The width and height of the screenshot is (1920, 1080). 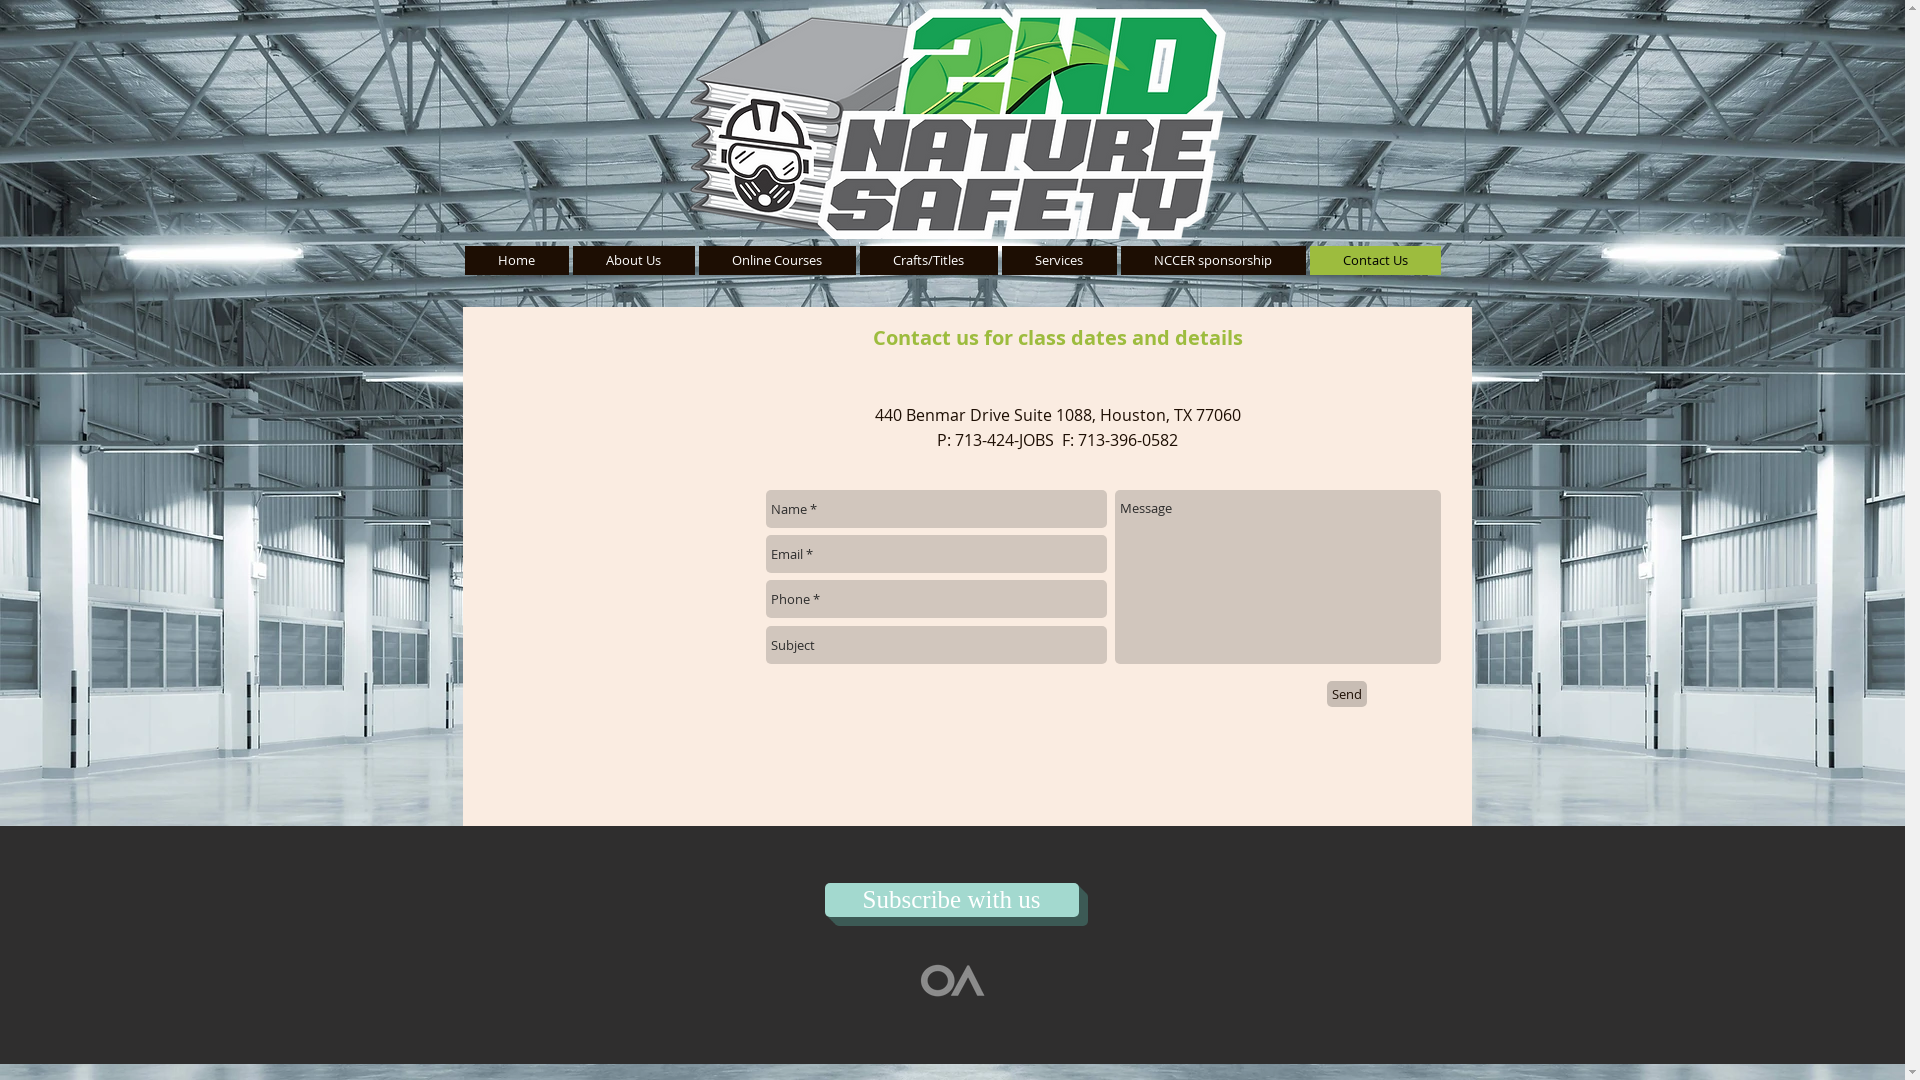 I want to click on 'About Us', so click(x=632, y=259).